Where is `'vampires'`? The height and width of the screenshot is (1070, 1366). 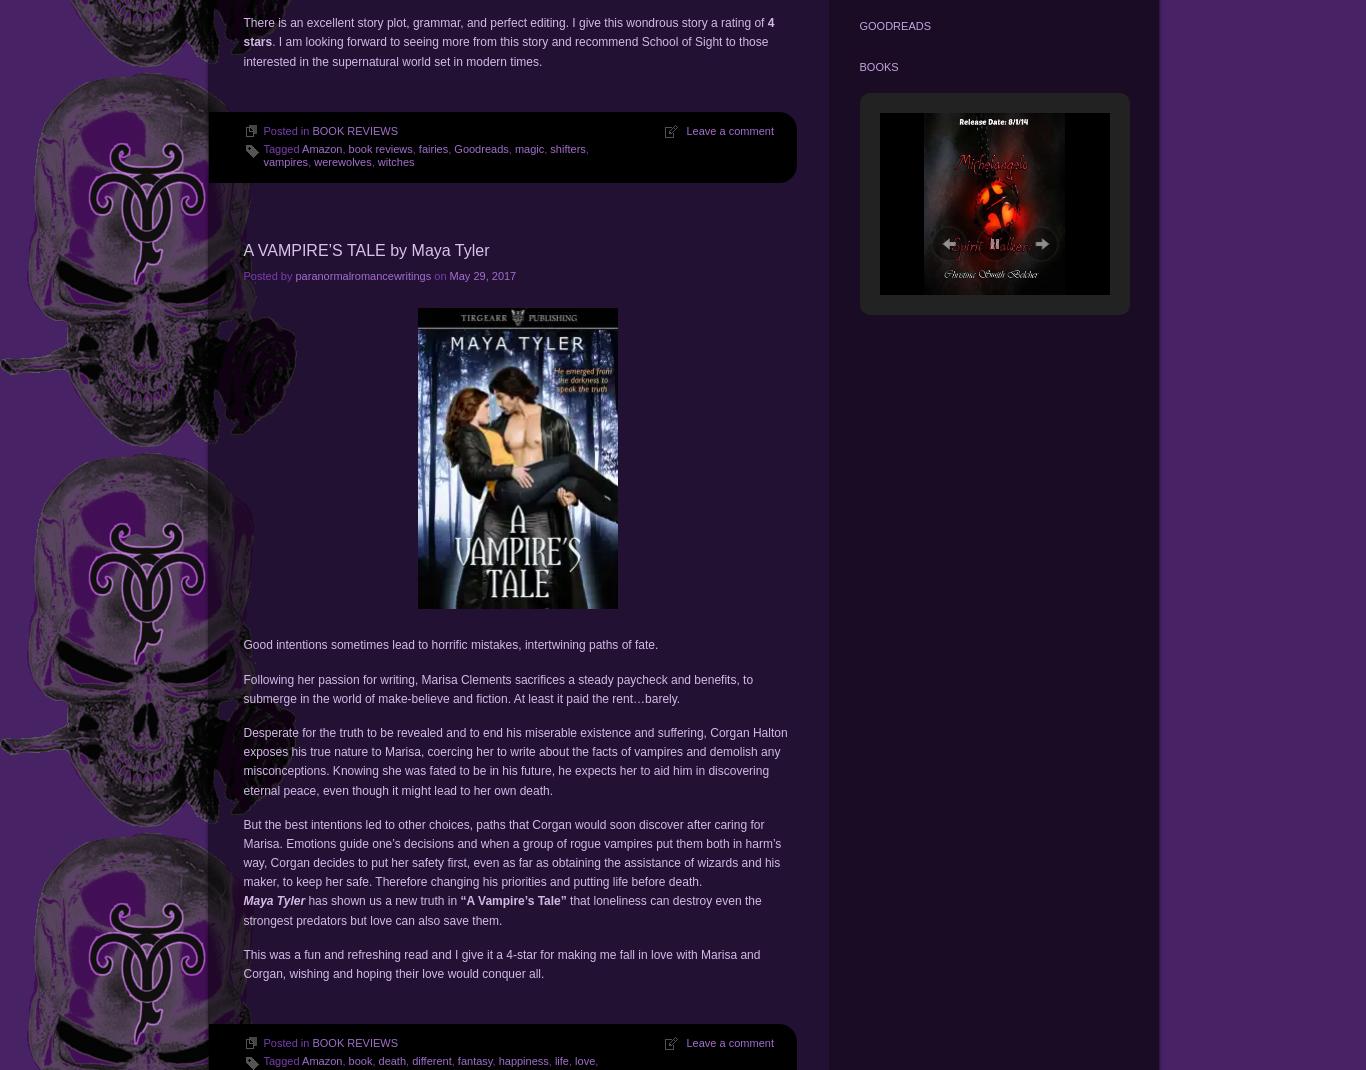
'vampires' is located at coordinates (285, 161).